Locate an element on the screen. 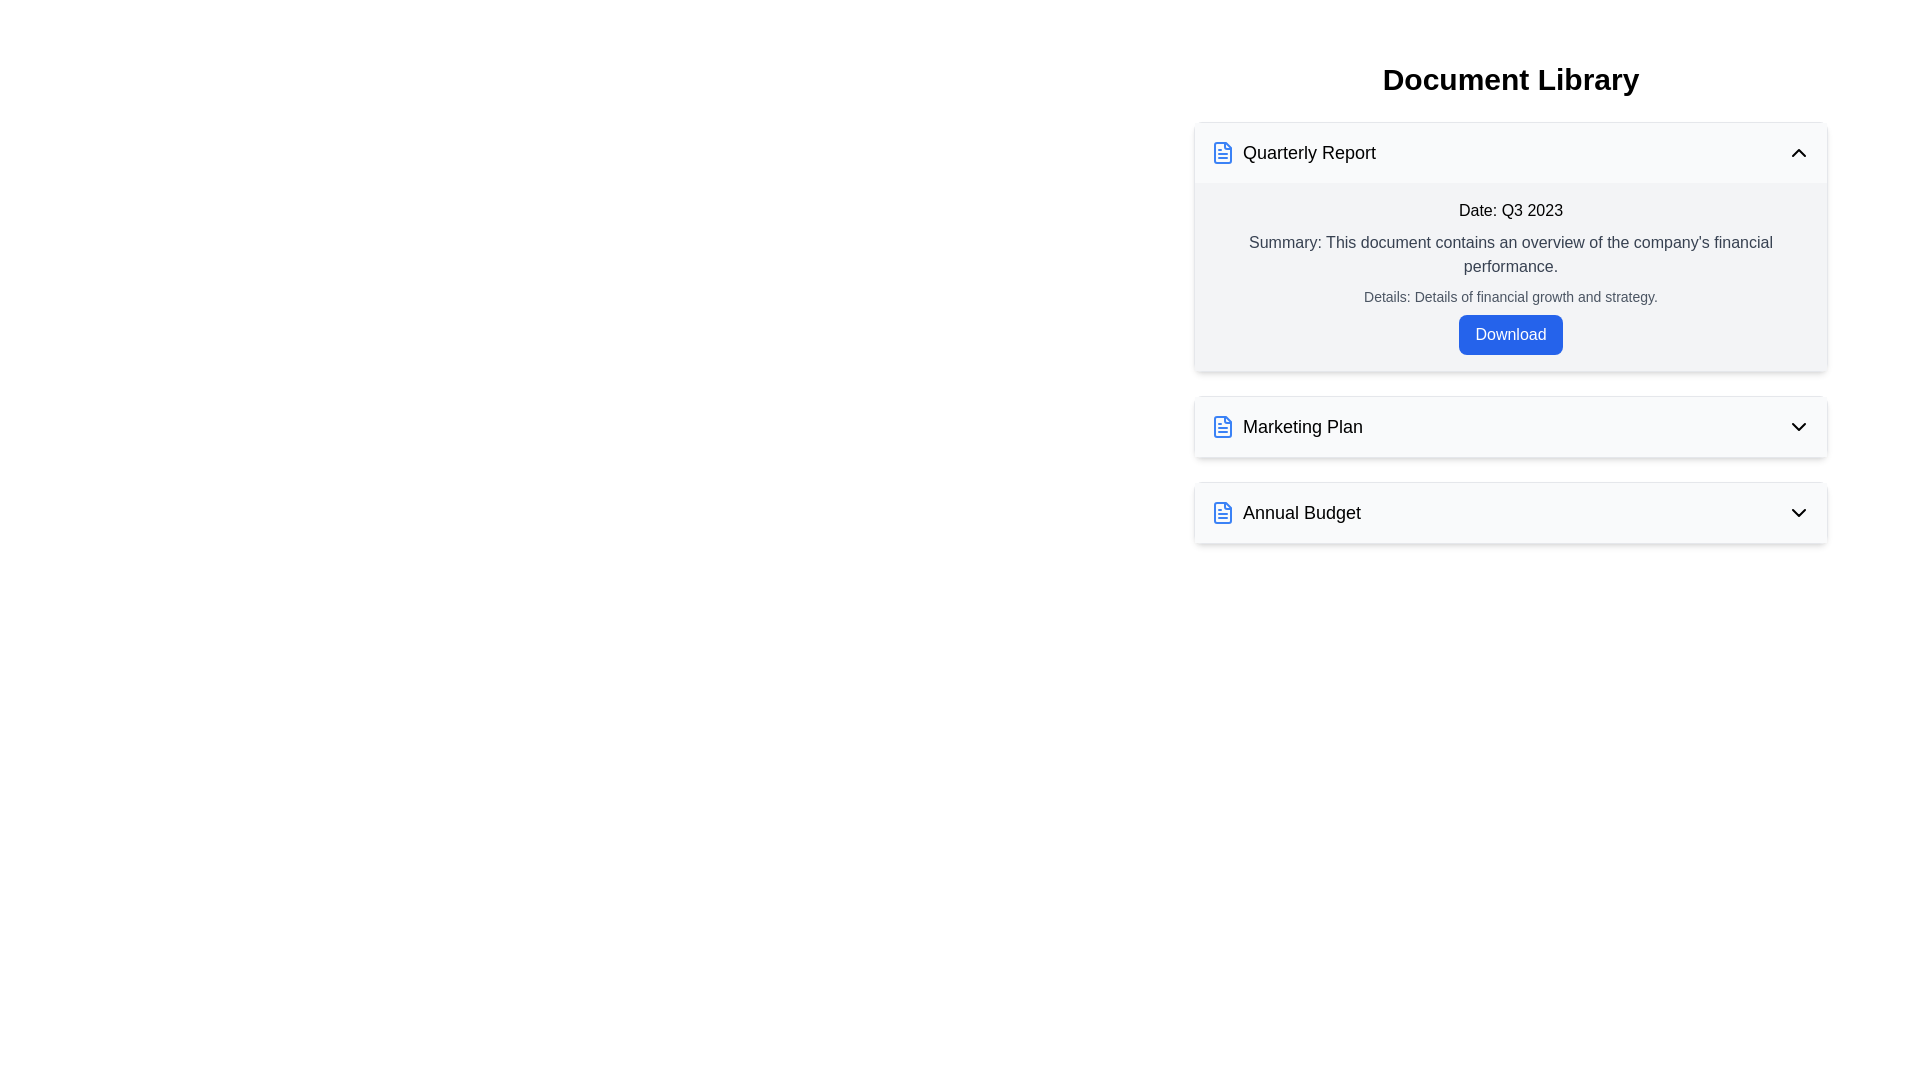  the 'Marketing Plan' expandable section header is located at coordinates (1511, 426).